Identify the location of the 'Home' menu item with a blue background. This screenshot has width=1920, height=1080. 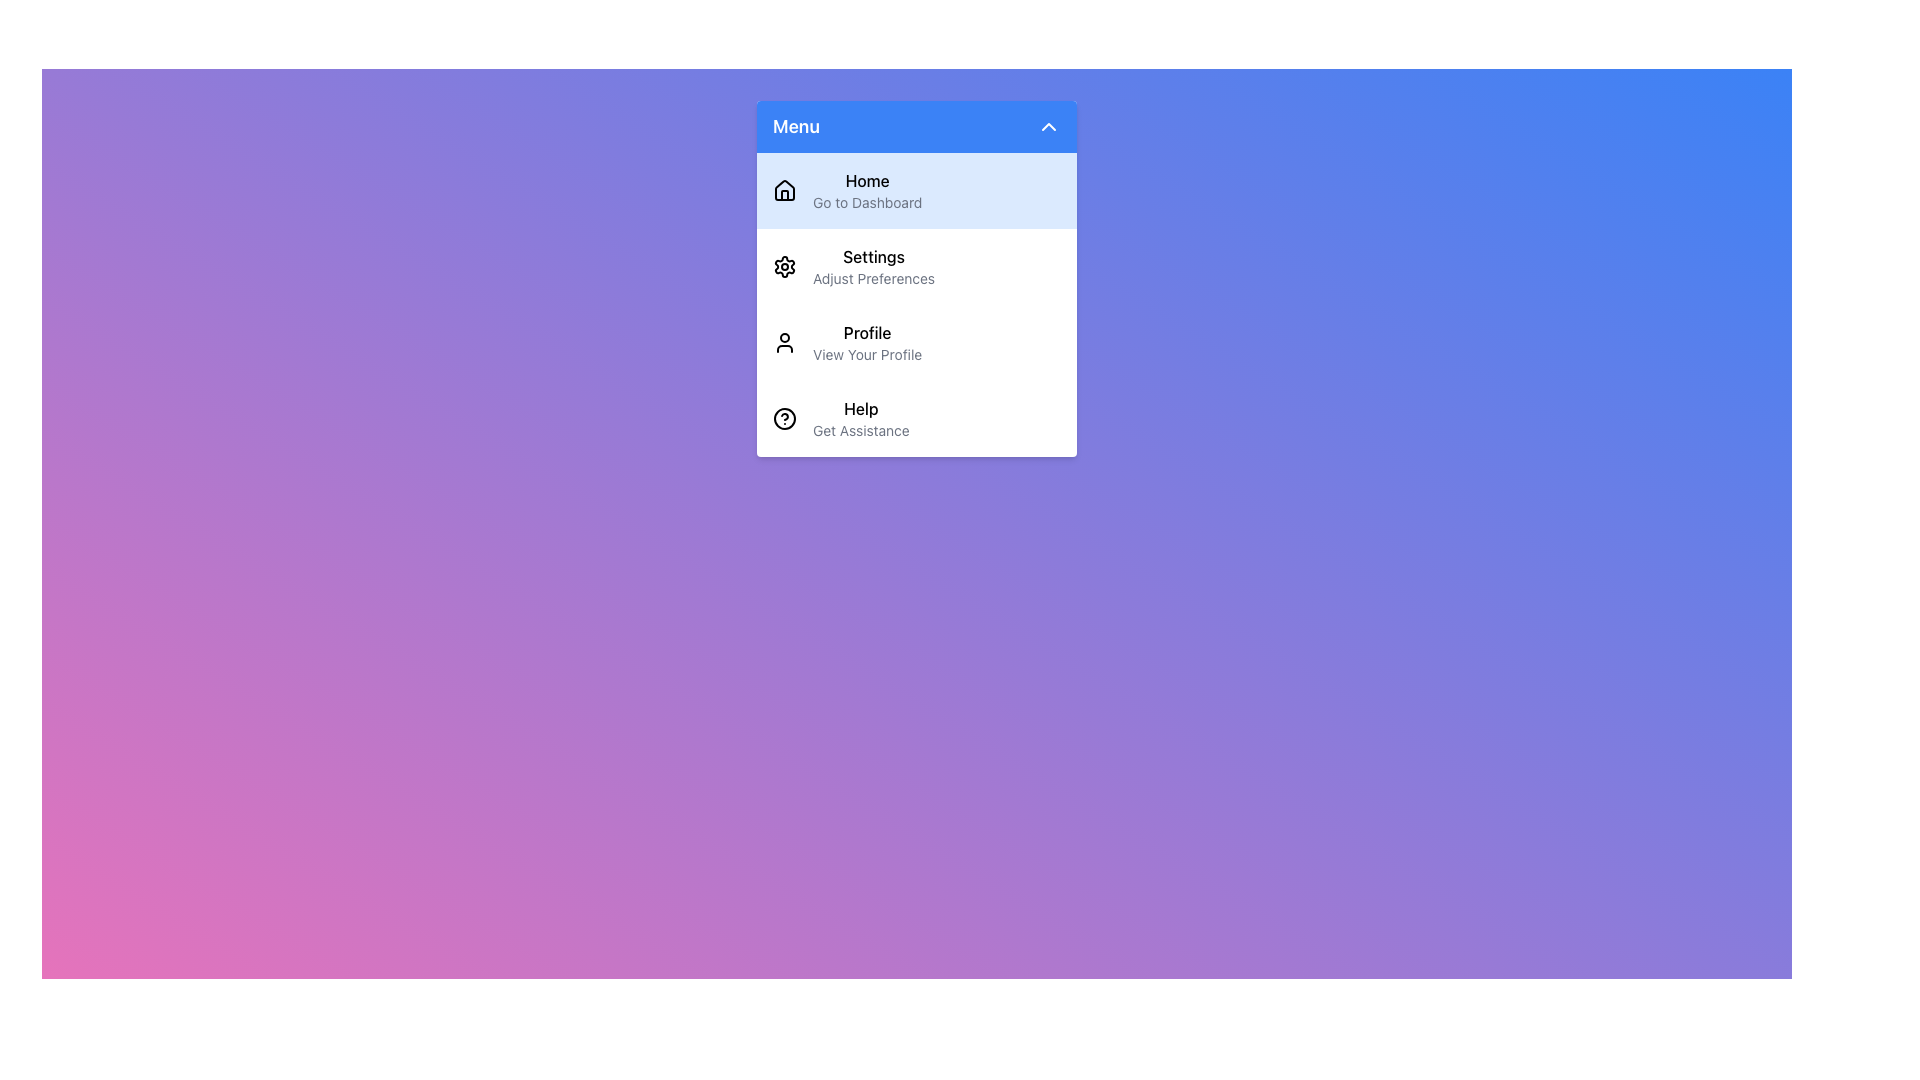
(915, 191).